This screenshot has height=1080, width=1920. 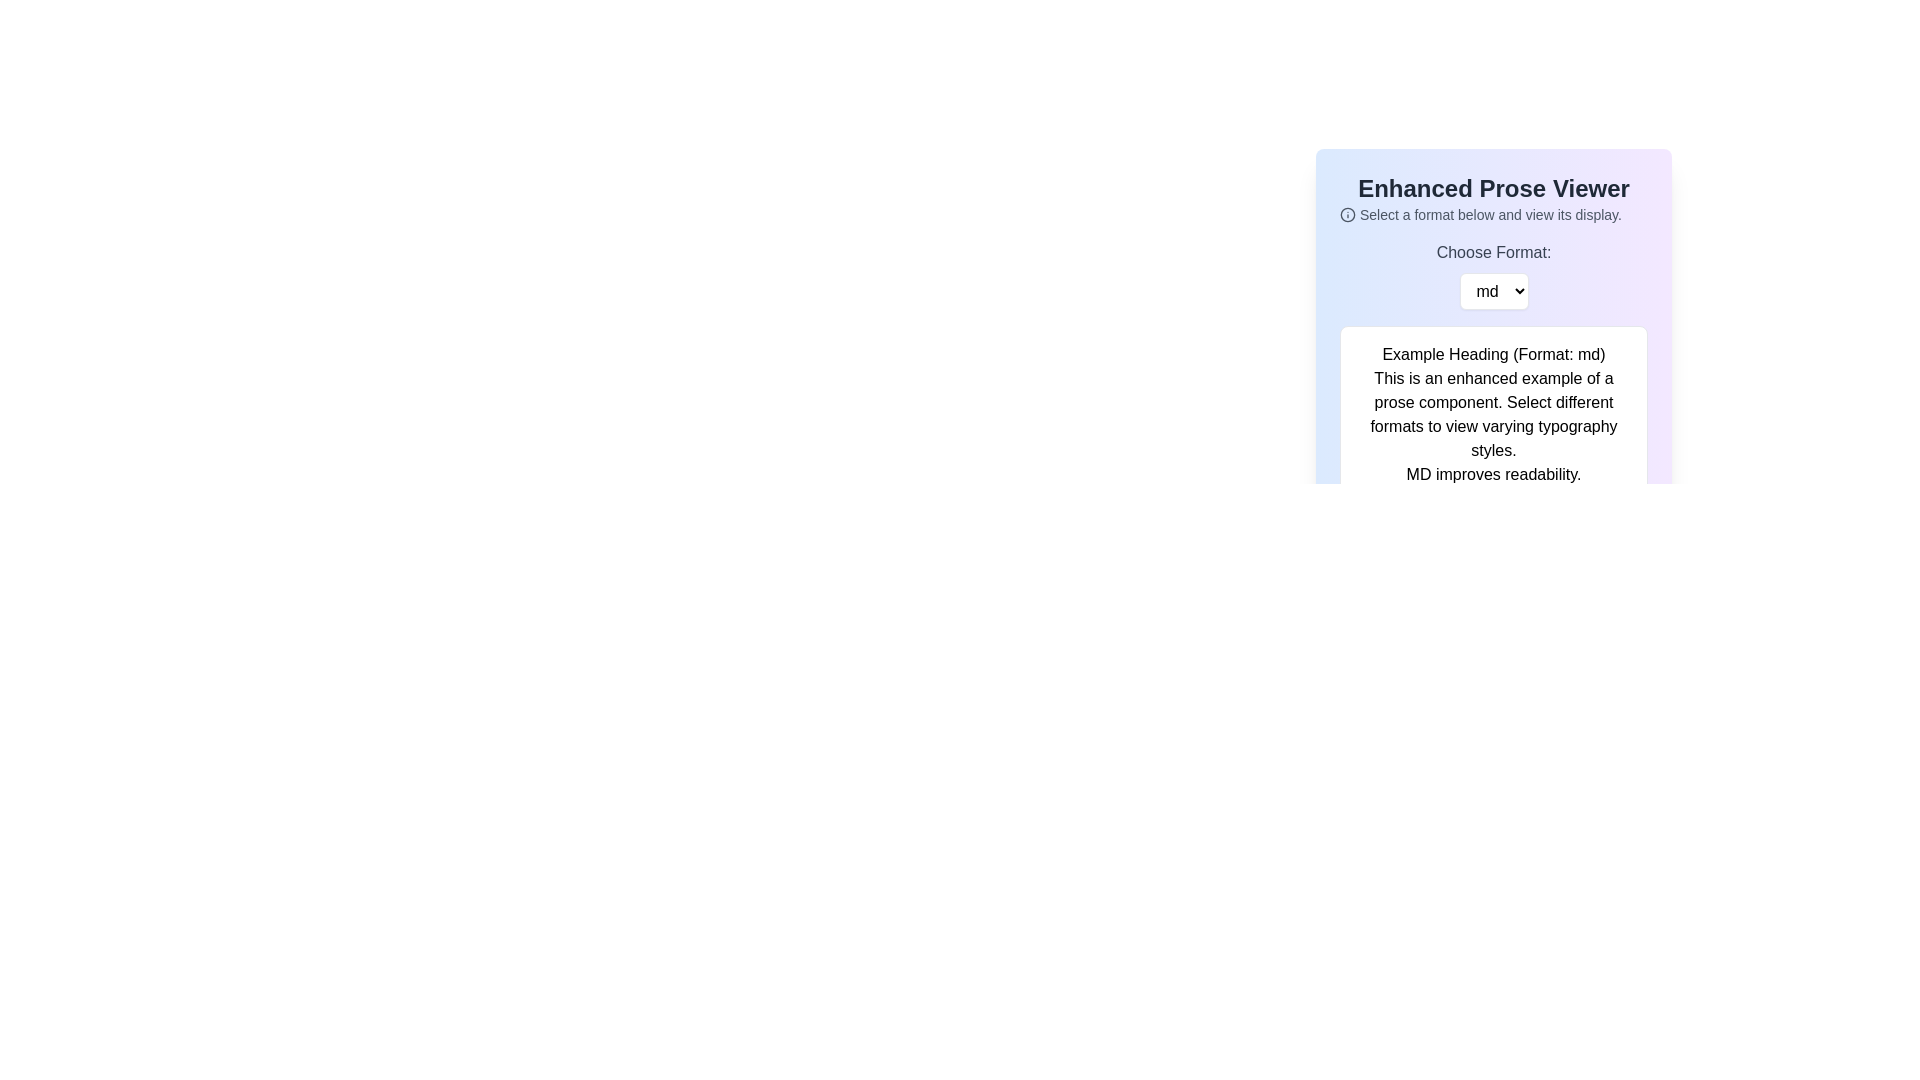 What do you see at coordinates (1493, 189) in the screenshot?
I see `the Text Label that serves as the title or heading for the current interface, positioned centrally at the top of the vertical group of elements` at bounding box center [1493, 189].